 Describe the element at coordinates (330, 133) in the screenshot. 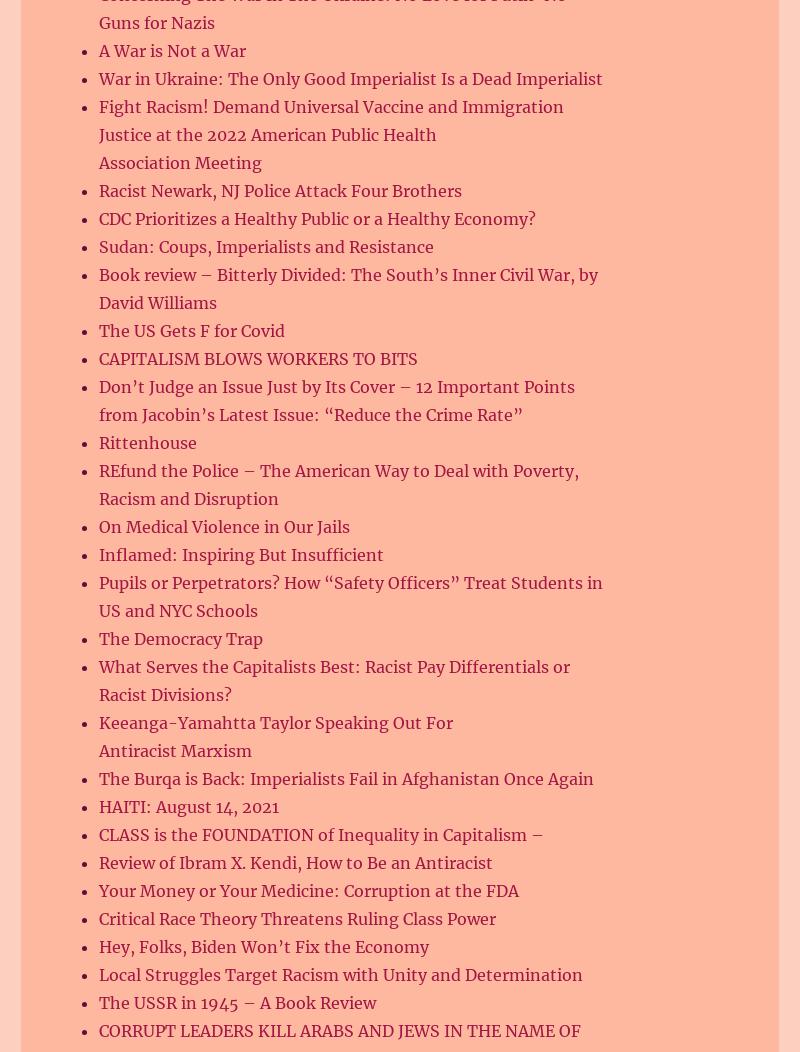

I see `'Fight Racism! Demand Universal Vaccine and Immigration Justice at the 2022 American Public Health Association Meeting'` at that location.